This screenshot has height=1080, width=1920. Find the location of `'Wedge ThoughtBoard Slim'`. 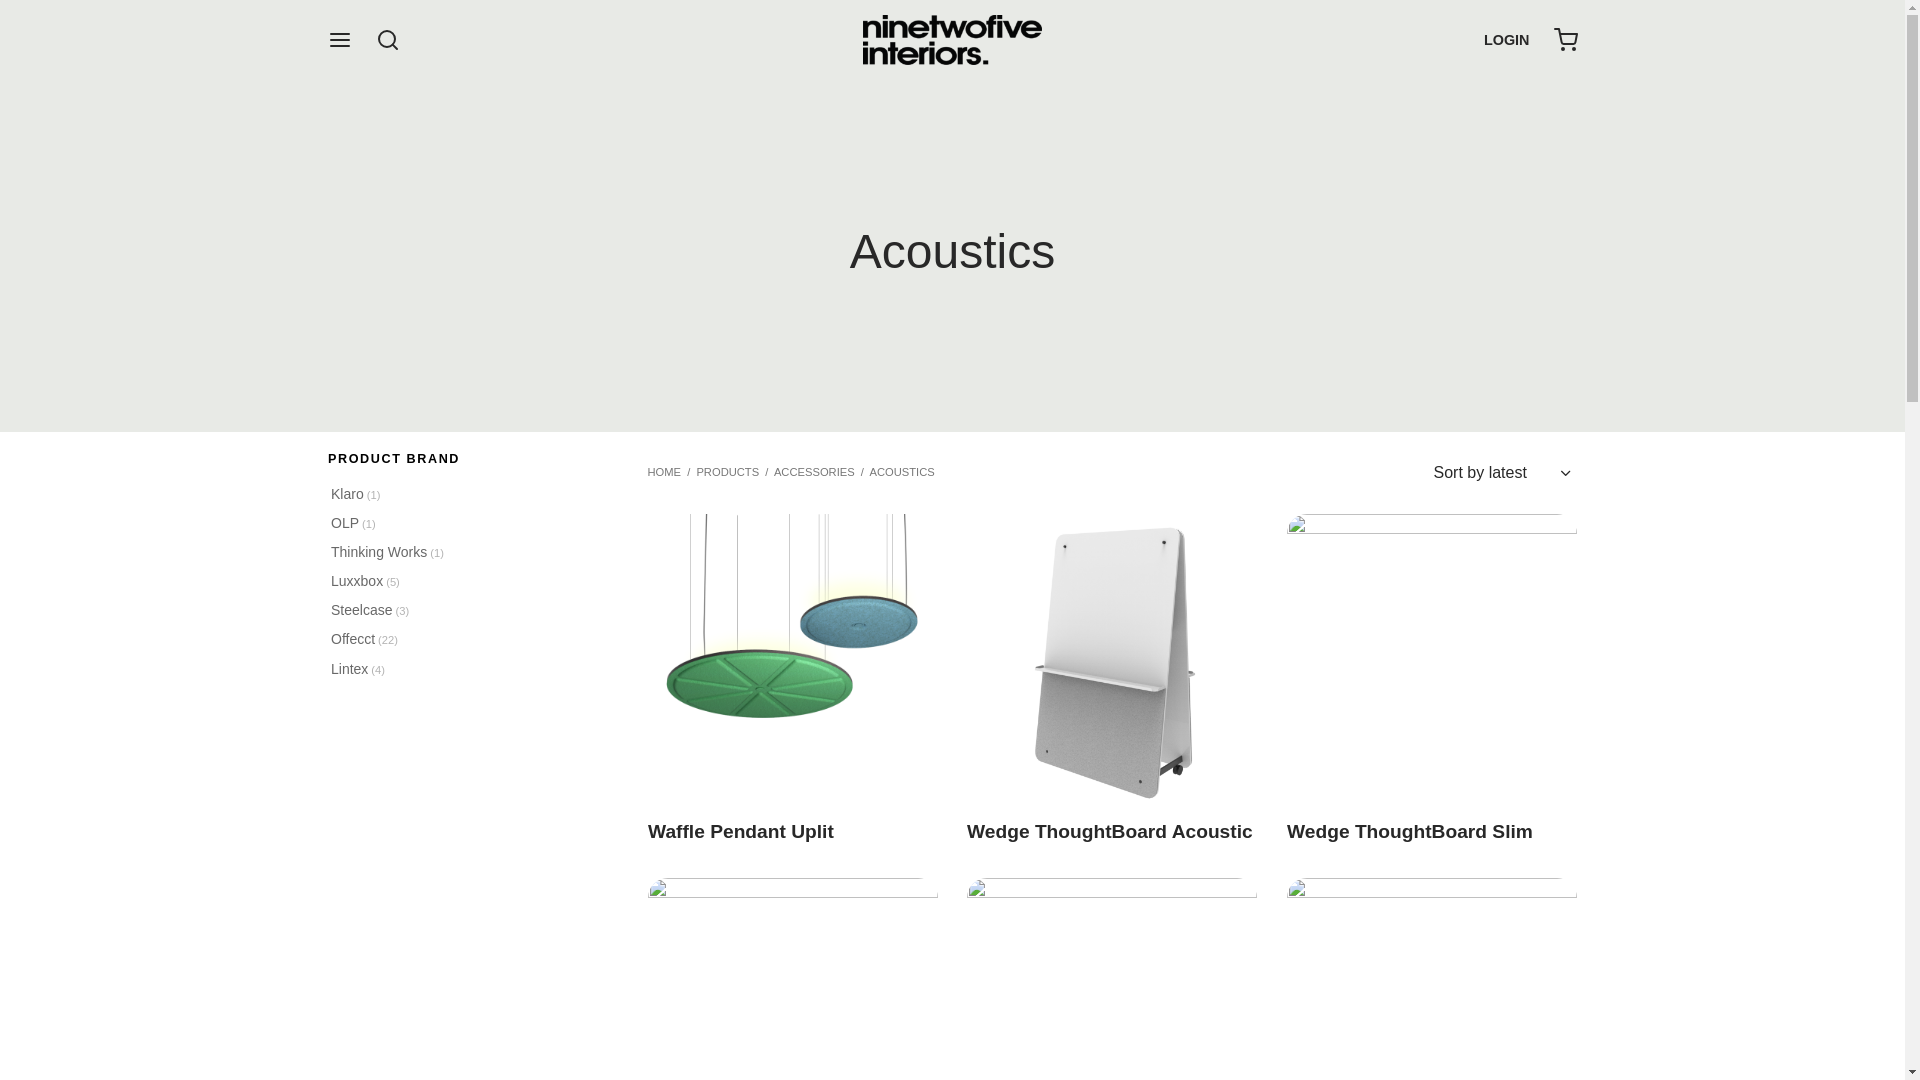

'Wedge ThoughtBoard Slim' is located at coordinates (1286, 659).